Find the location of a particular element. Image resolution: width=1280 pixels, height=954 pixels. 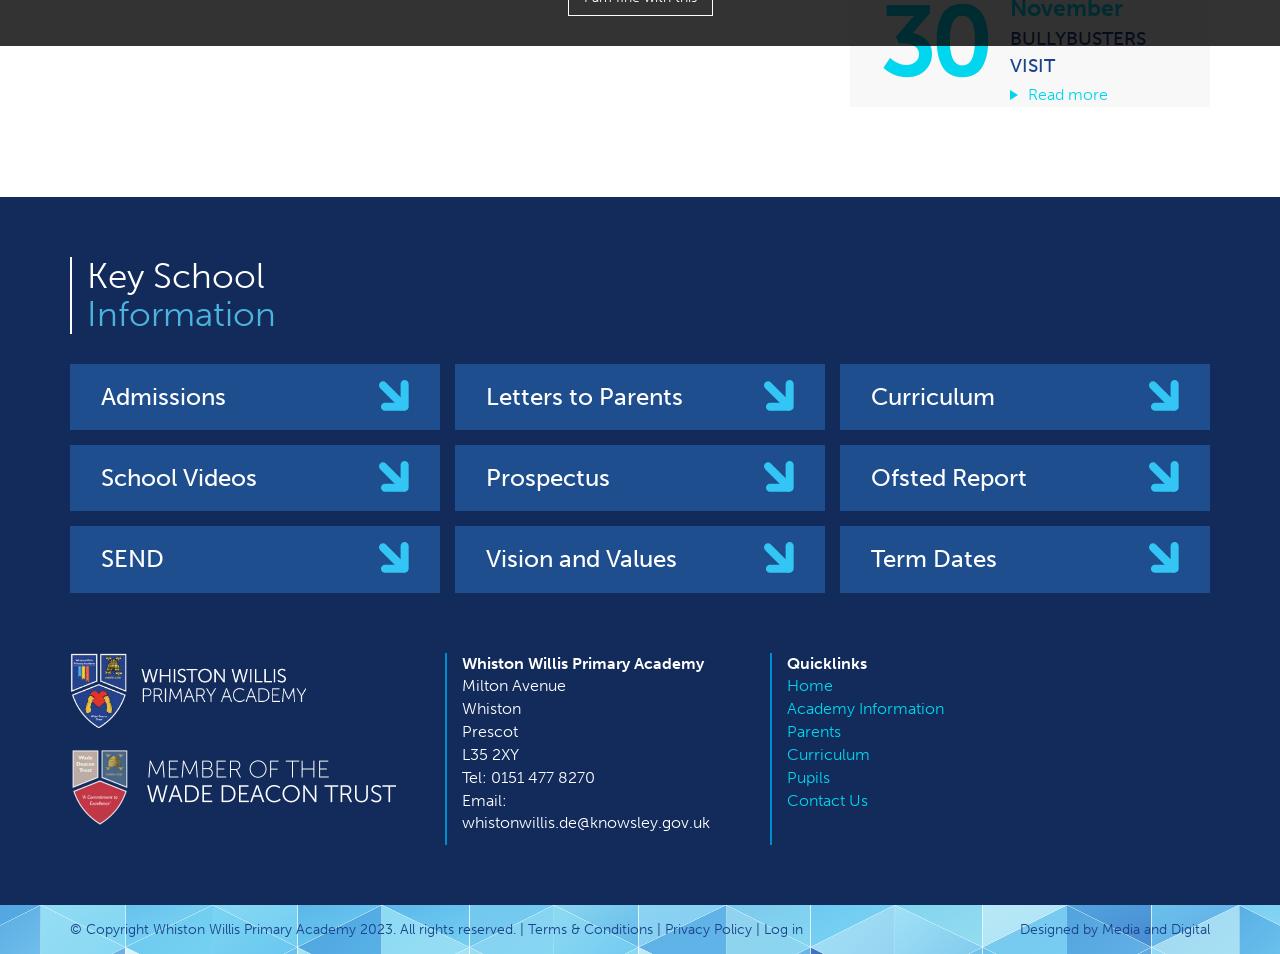

'L35 2XY' is located at coordinates (490, 753).